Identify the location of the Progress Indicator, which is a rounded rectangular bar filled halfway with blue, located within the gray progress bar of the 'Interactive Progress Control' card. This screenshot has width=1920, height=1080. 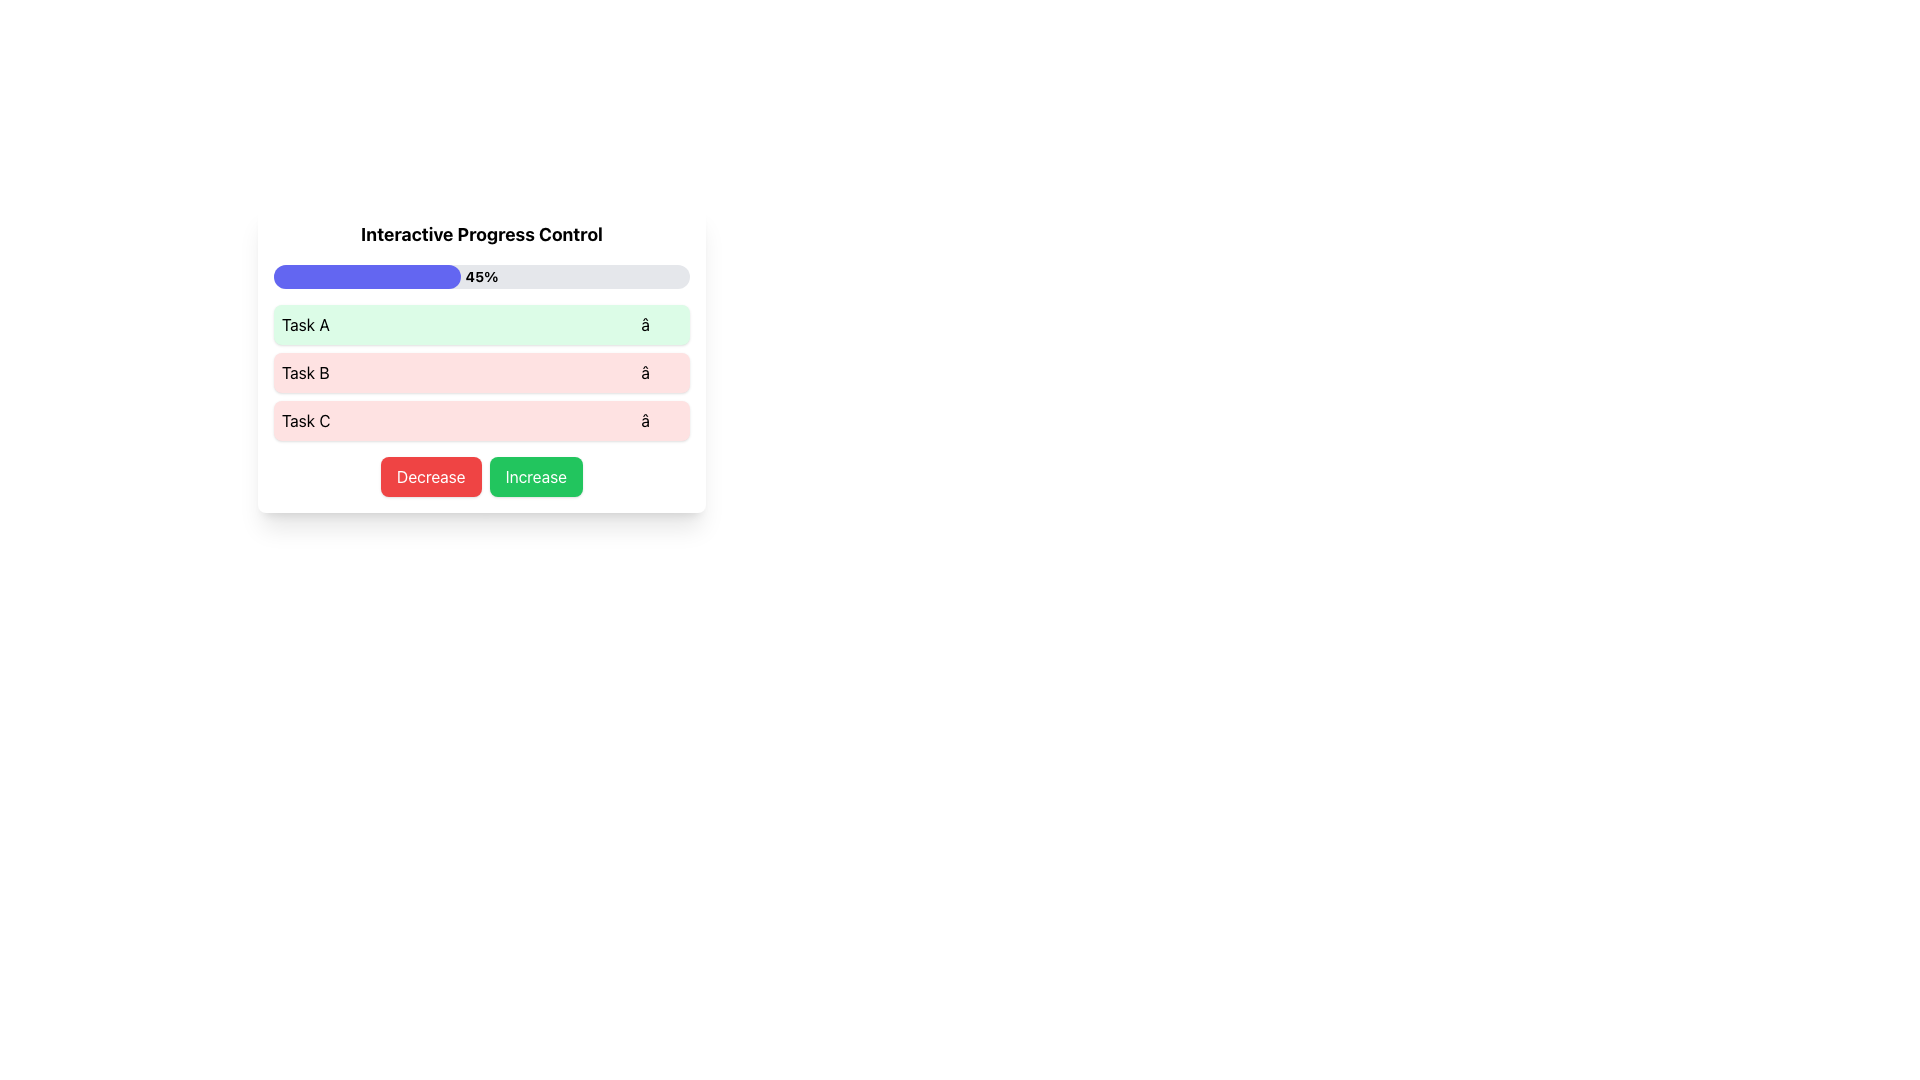
(367, 277).